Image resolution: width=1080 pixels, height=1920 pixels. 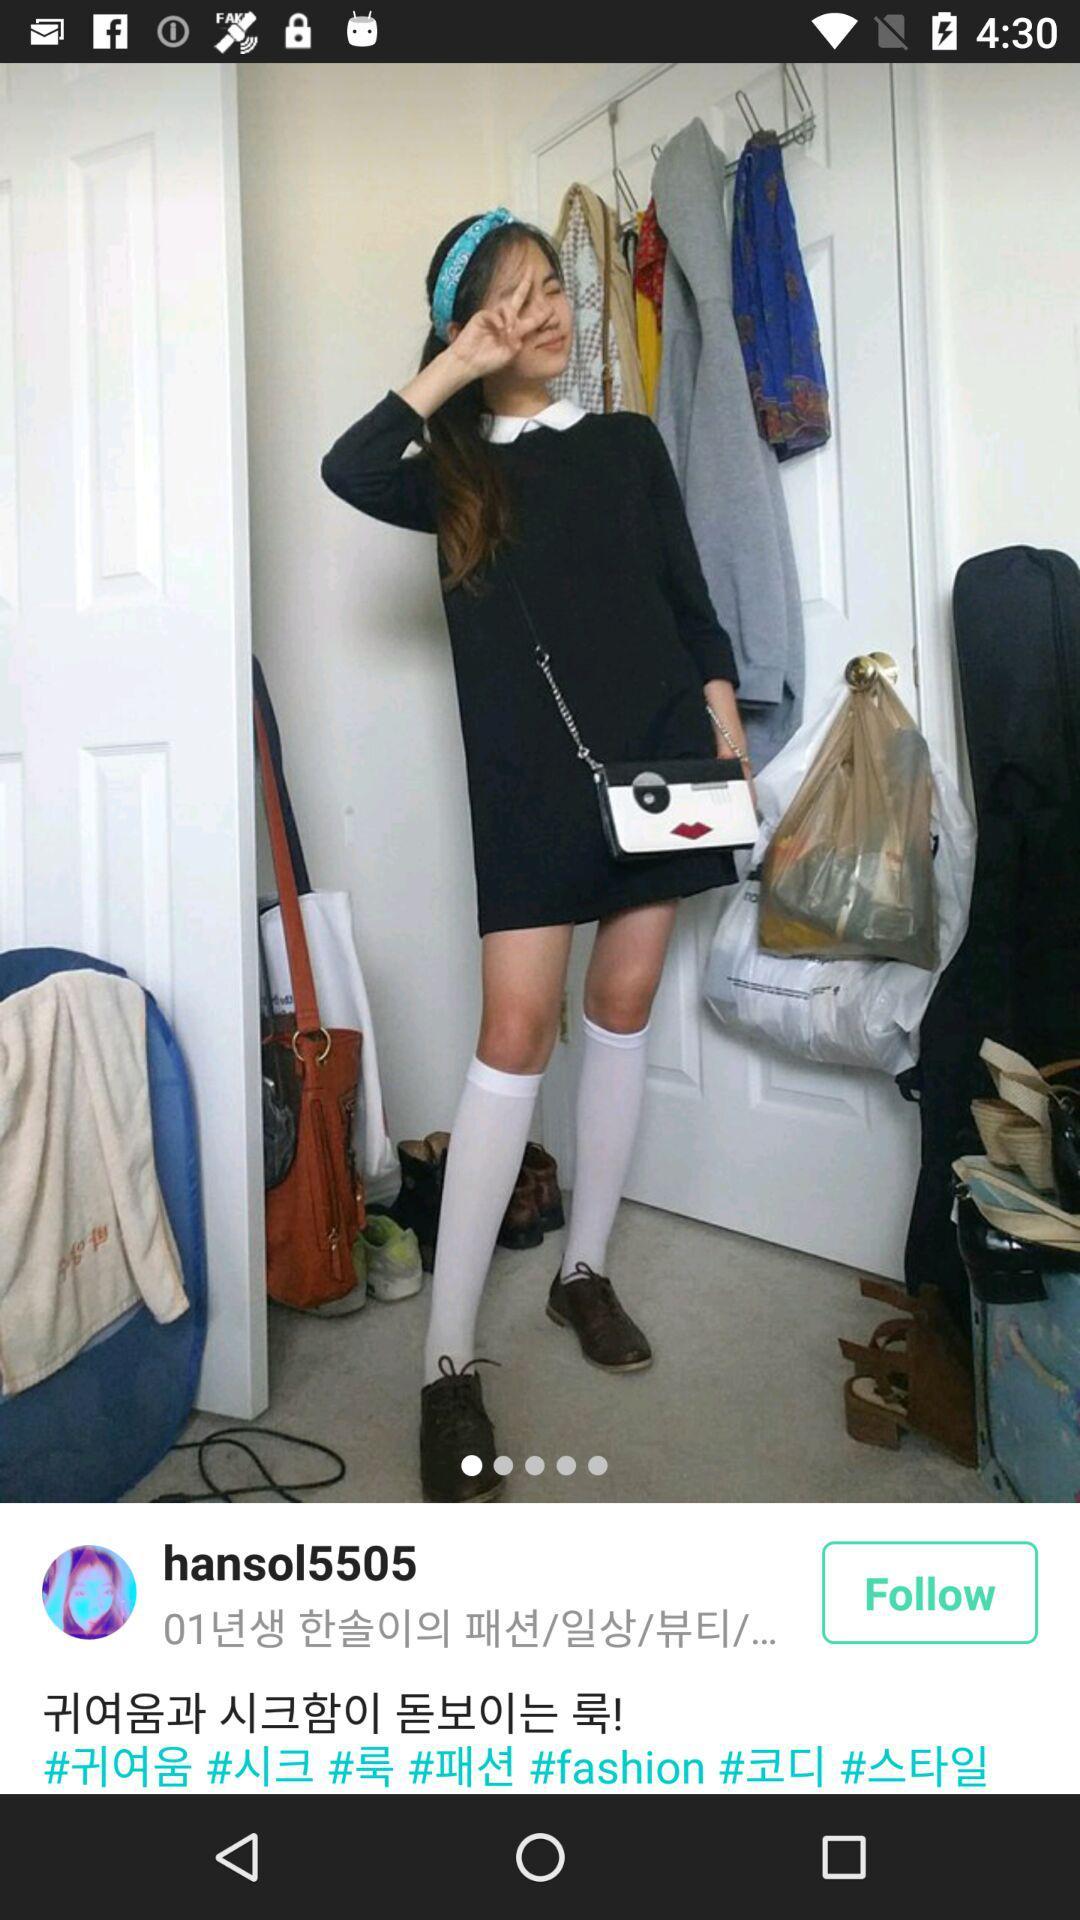 What do you see at coordinates (88, 1591) in the screenshot?
I see `the item to the left of the hansol5505` at bounding box center [88, 1591].